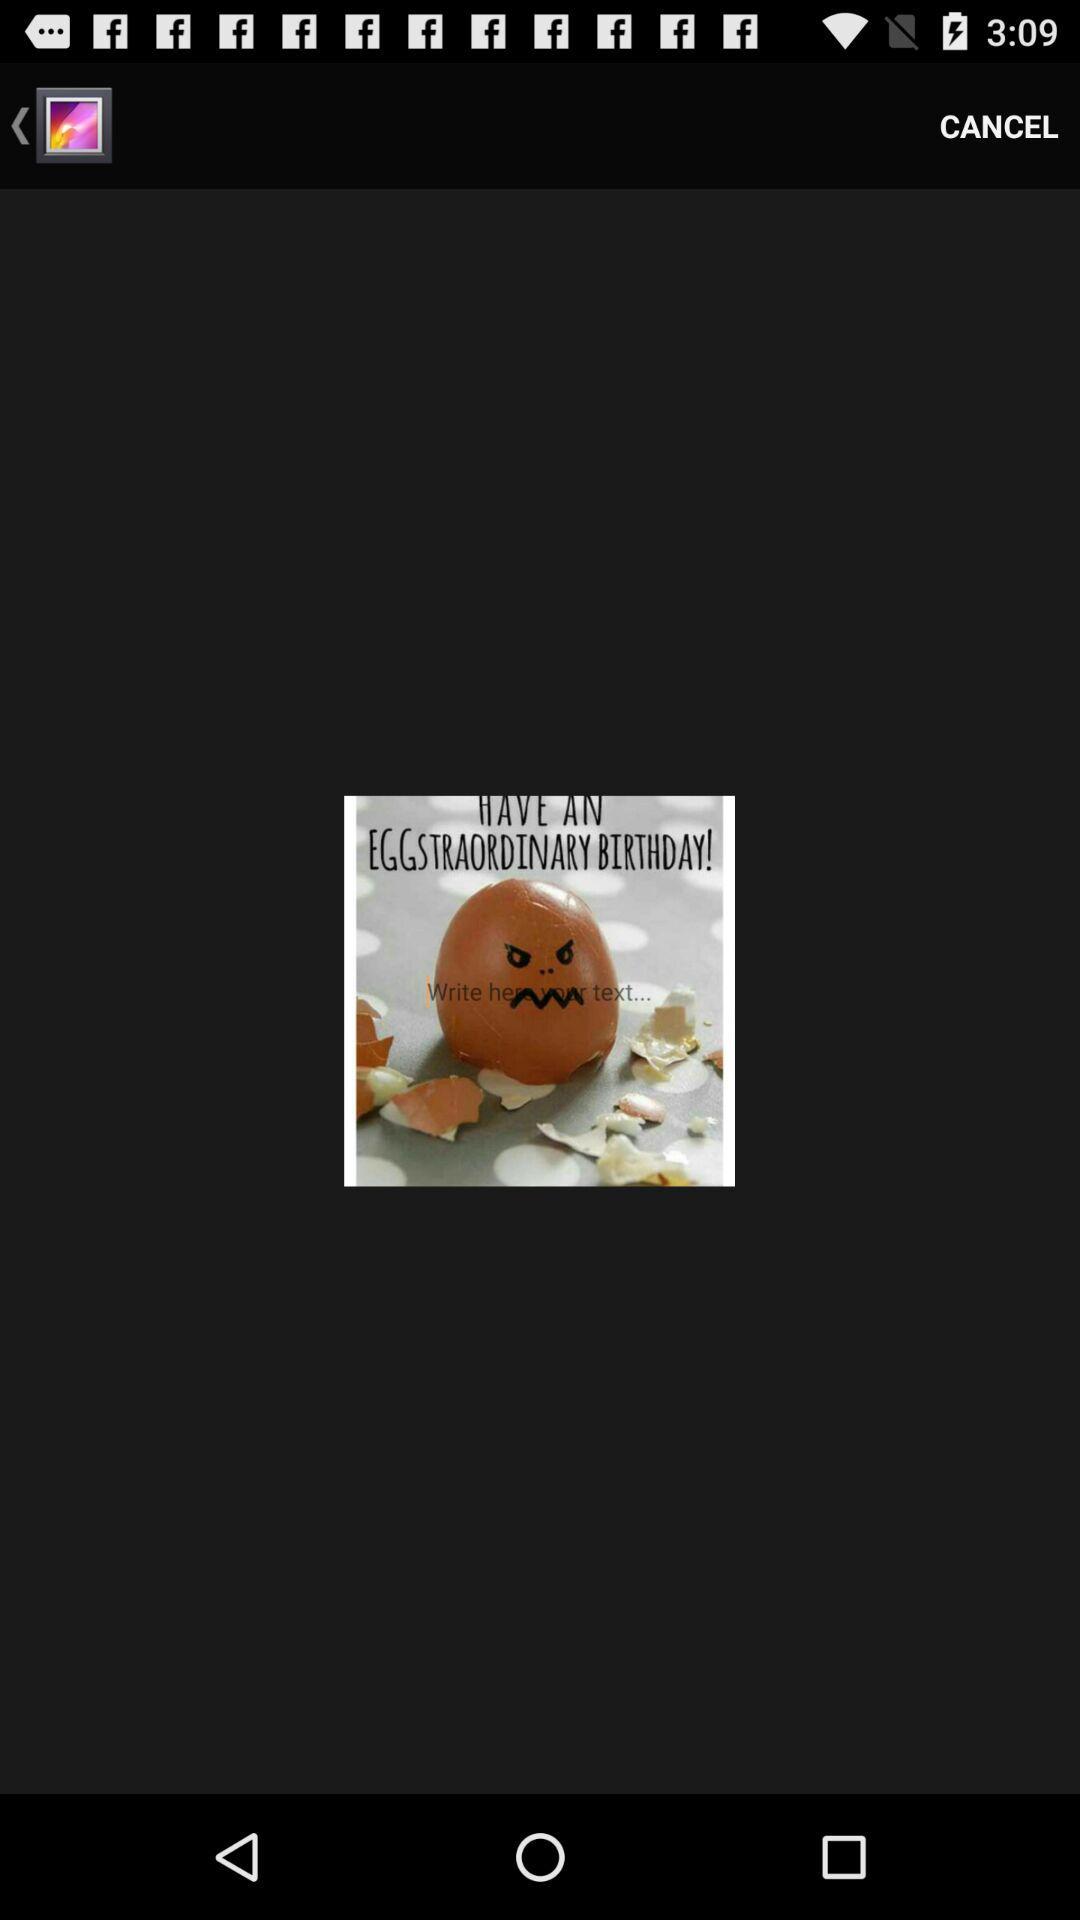  I want to click on the cancel, so click(999, 124).